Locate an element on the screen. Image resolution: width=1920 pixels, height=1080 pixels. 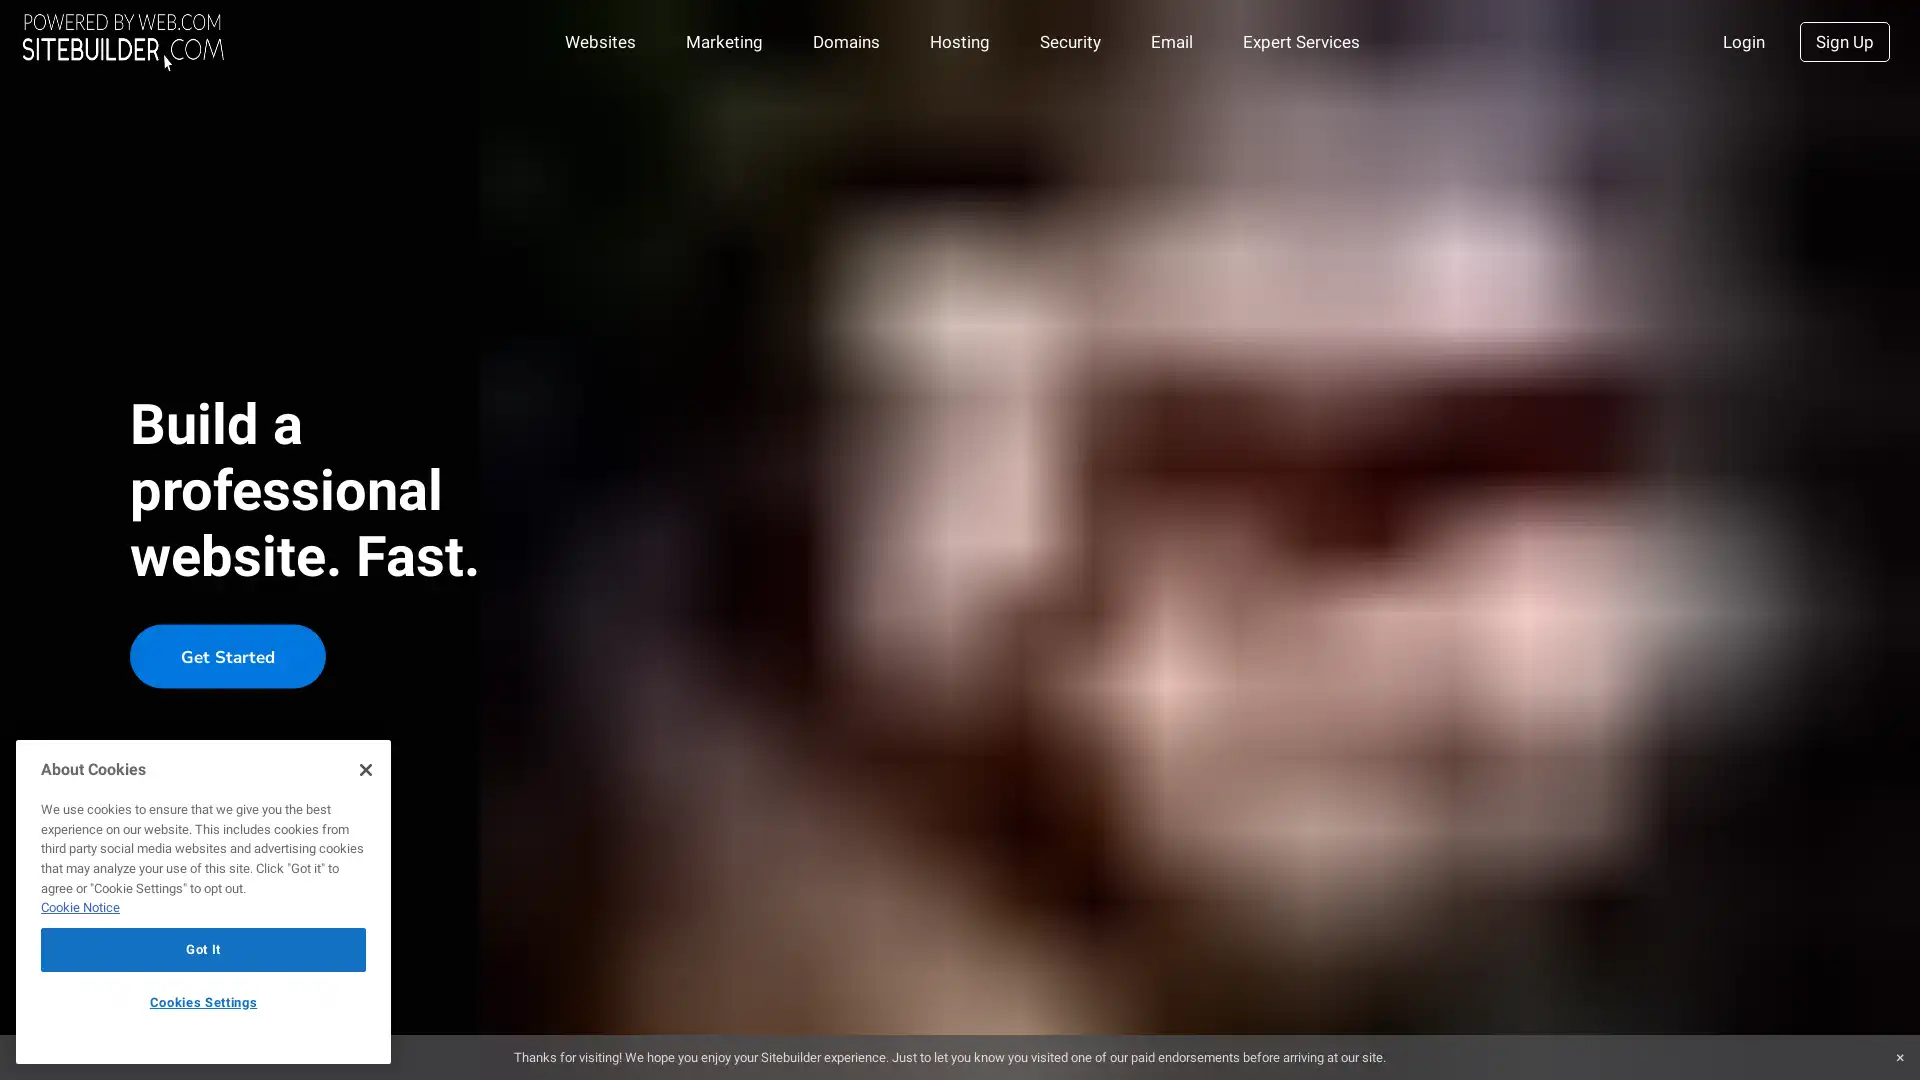
Close is located at coordinates (1899, 1056).